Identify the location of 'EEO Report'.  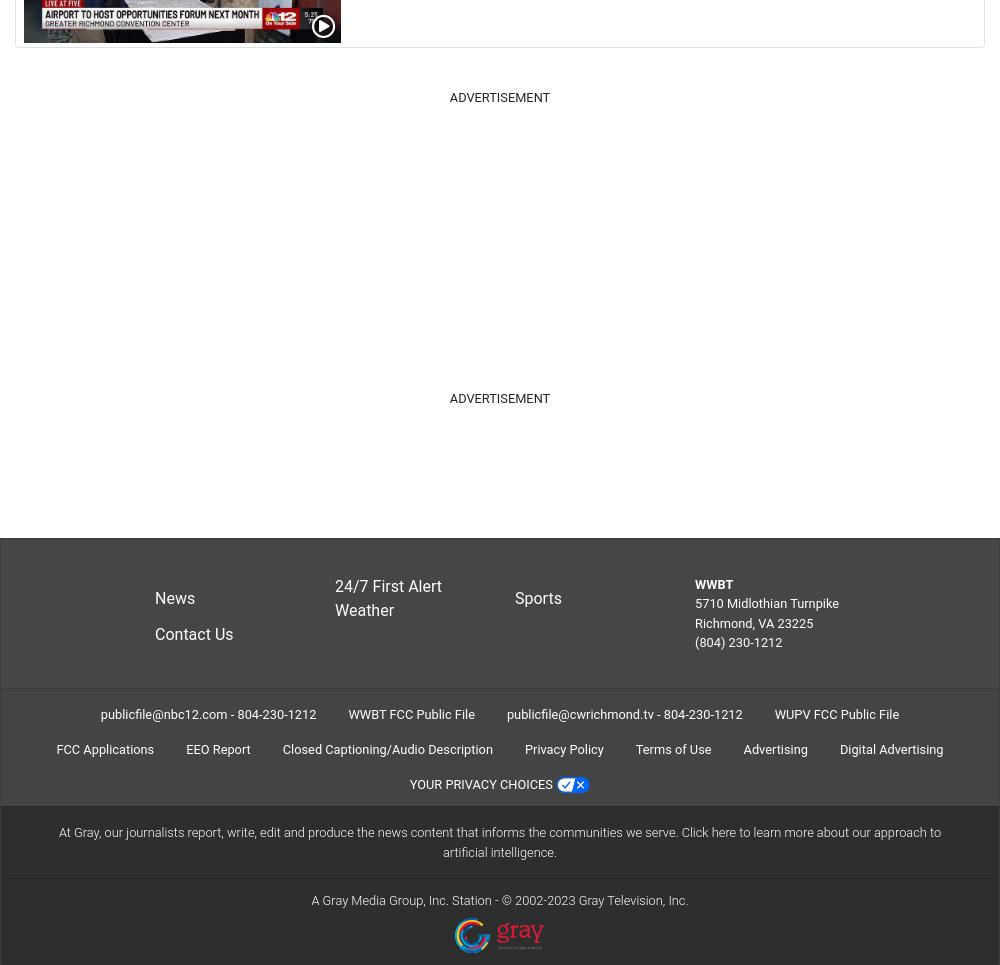
(217, 748).